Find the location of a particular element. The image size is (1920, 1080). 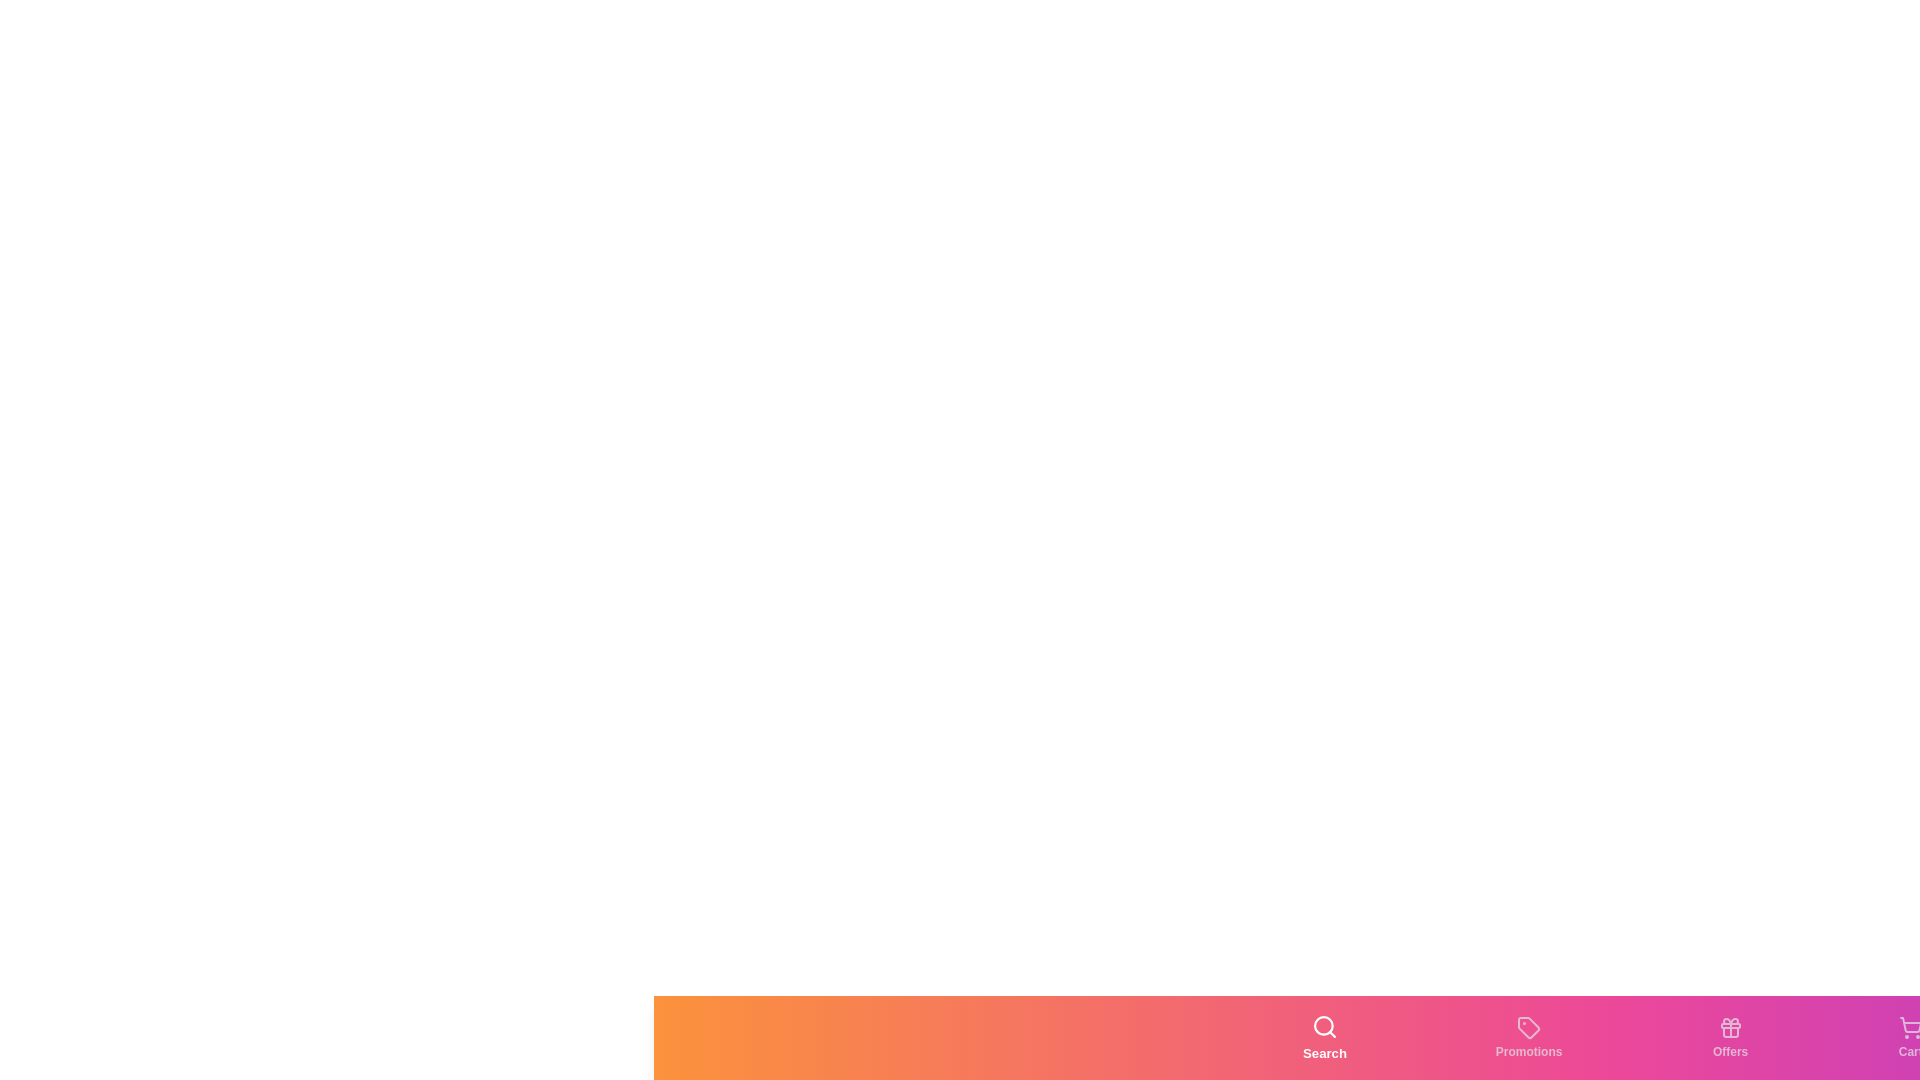

the tab labeled Search to observe the hover effect is located at coordinates (1325, 1036).